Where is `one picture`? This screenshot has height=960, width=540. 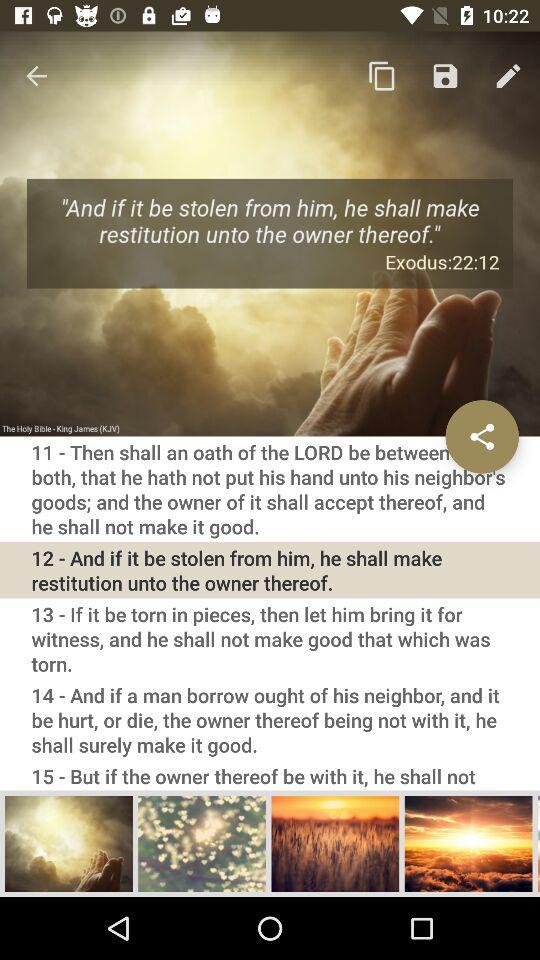 one picture is located at coordinates (68, 842).